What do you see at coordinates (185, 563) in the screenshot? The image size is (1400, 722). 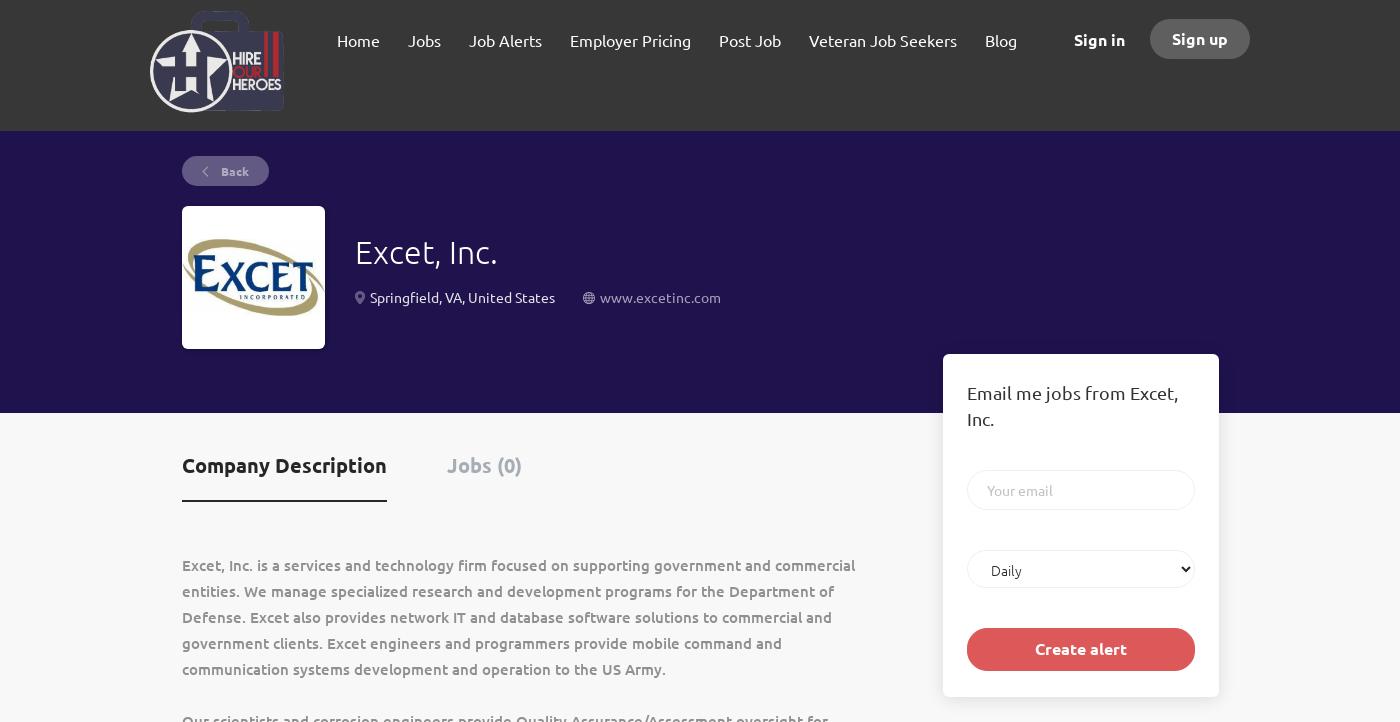 I see `'E'` at bounding box center [185, 563].